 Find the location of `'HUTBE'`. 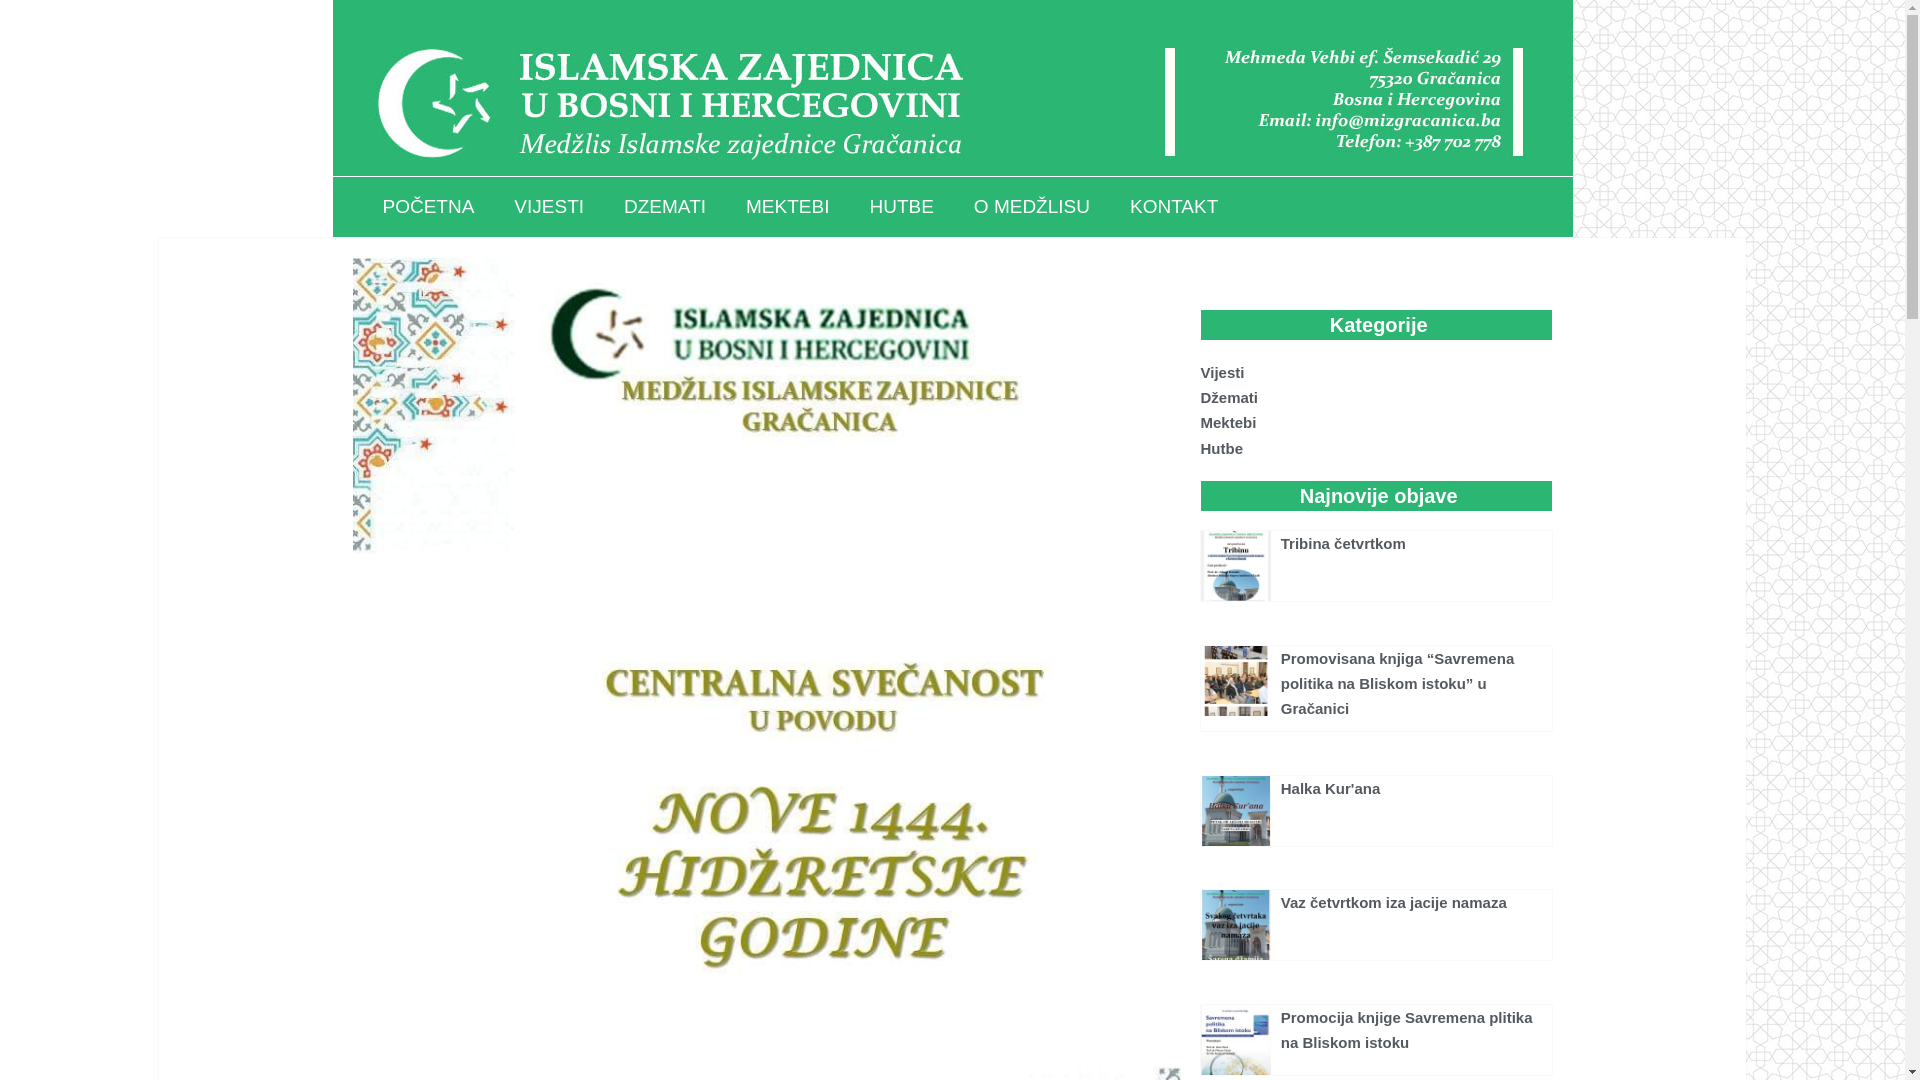

'HUTBE' is located at coordinates (900, 207).